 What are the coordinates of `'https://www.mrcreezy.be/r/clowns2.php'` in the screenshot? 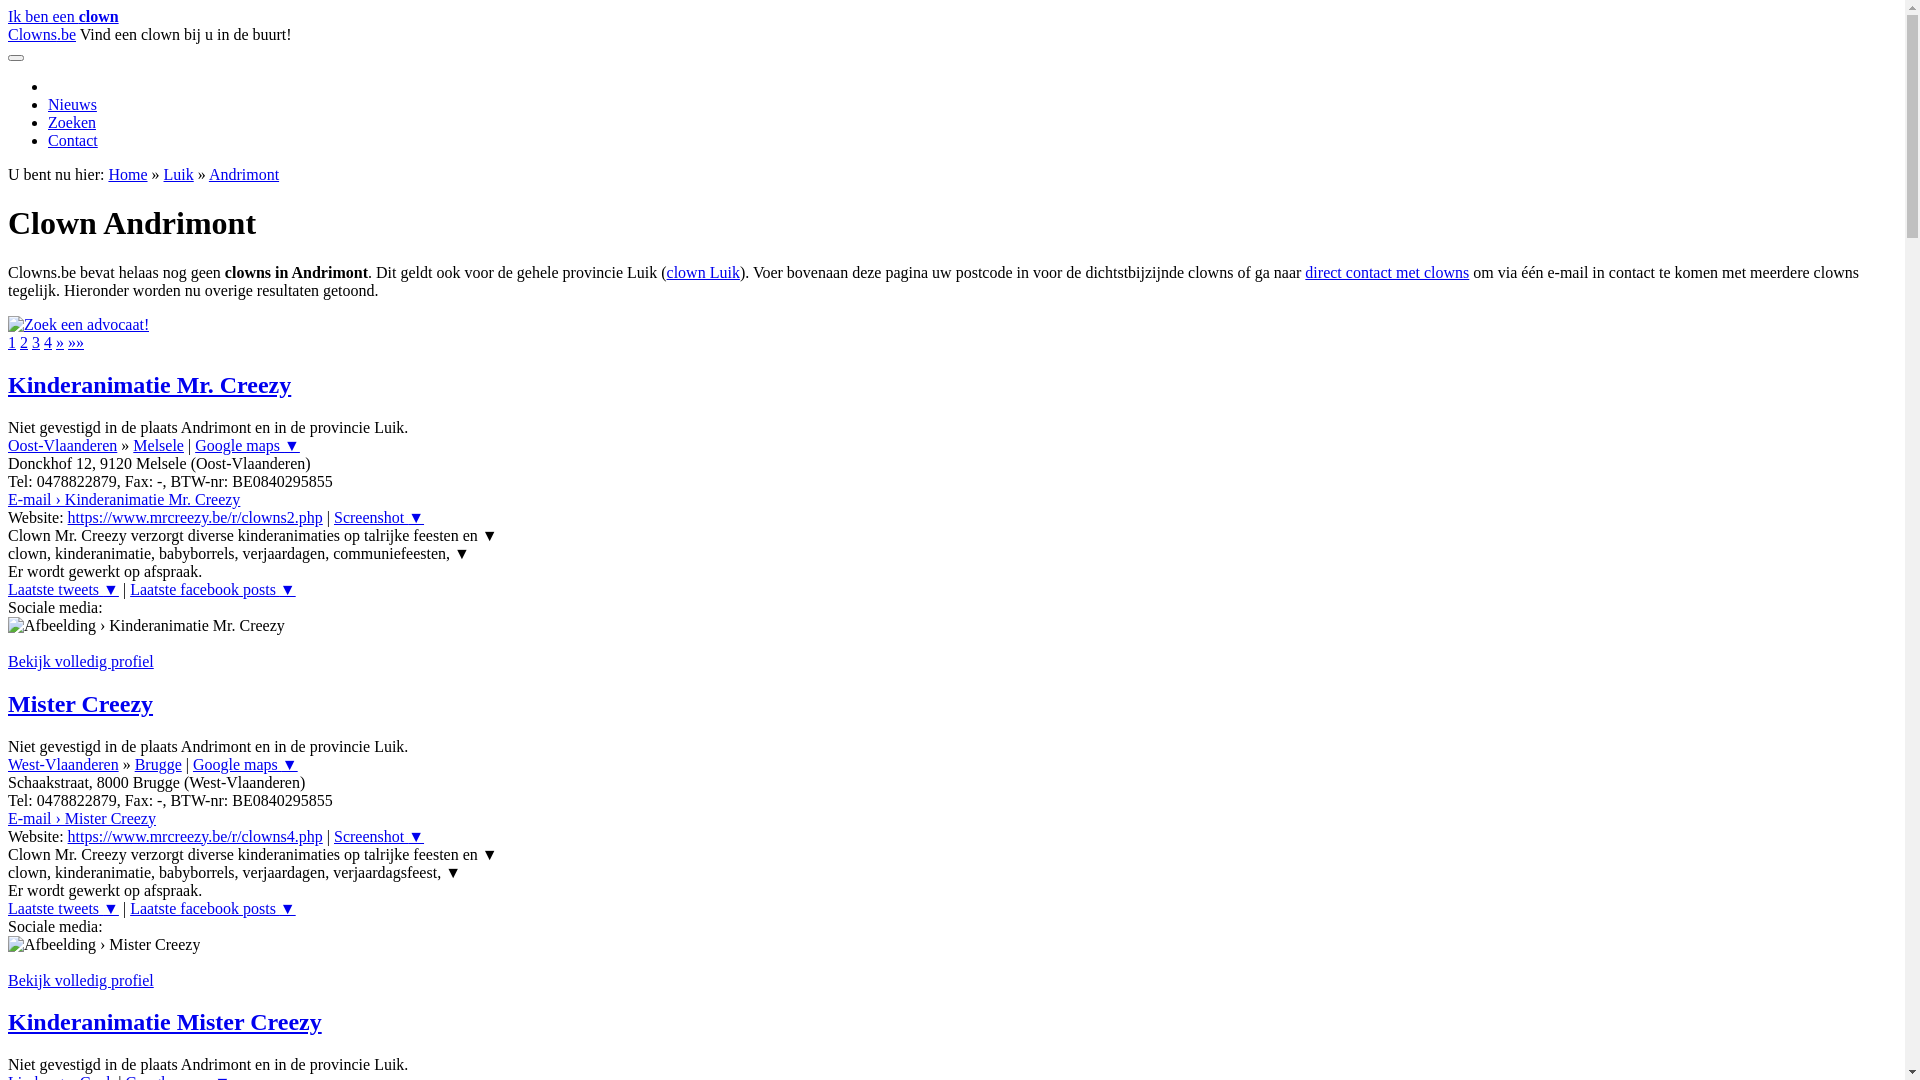 It's located at (67, 516).